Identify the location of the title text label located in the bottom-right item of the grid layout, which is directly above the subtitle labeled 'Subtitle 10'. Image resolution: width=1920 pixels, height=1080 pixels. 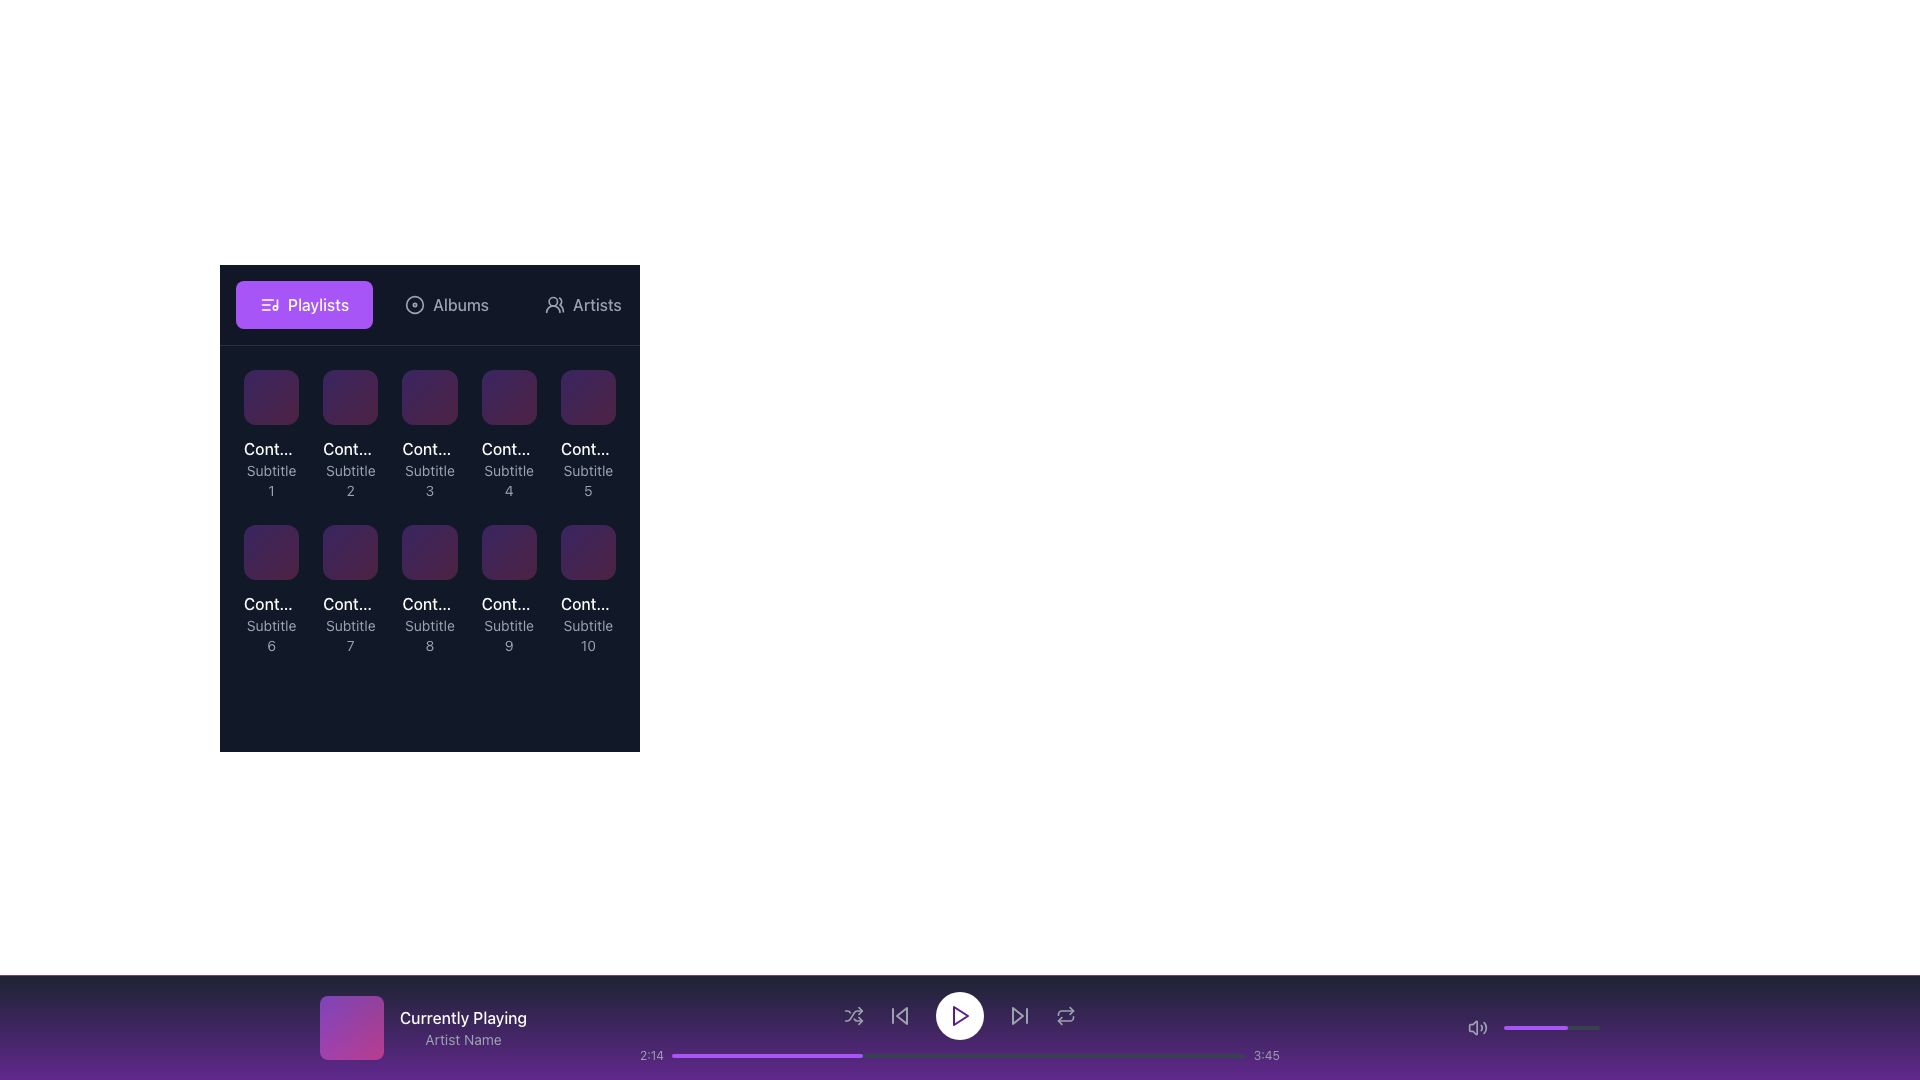
(587, 603).